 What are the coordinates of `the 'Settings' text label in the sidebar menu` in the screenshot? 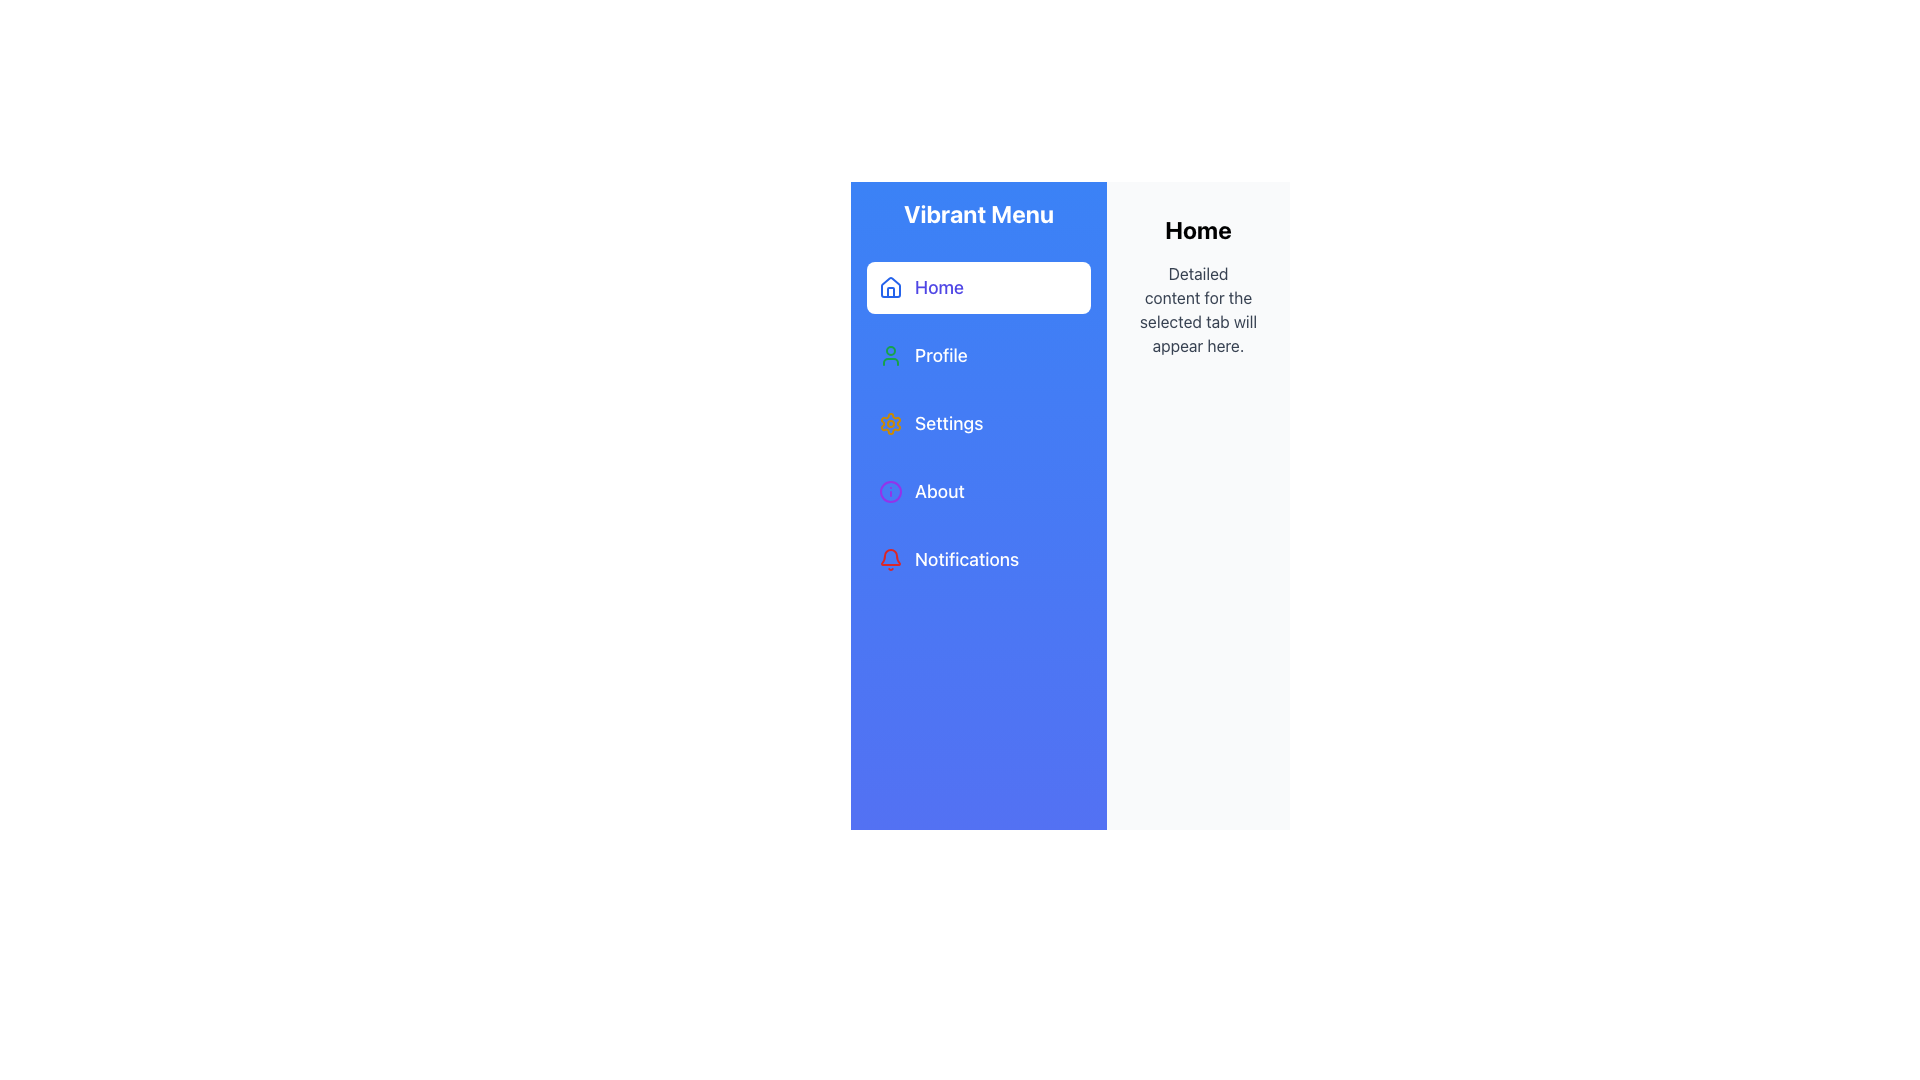 It's located at (948, 423).